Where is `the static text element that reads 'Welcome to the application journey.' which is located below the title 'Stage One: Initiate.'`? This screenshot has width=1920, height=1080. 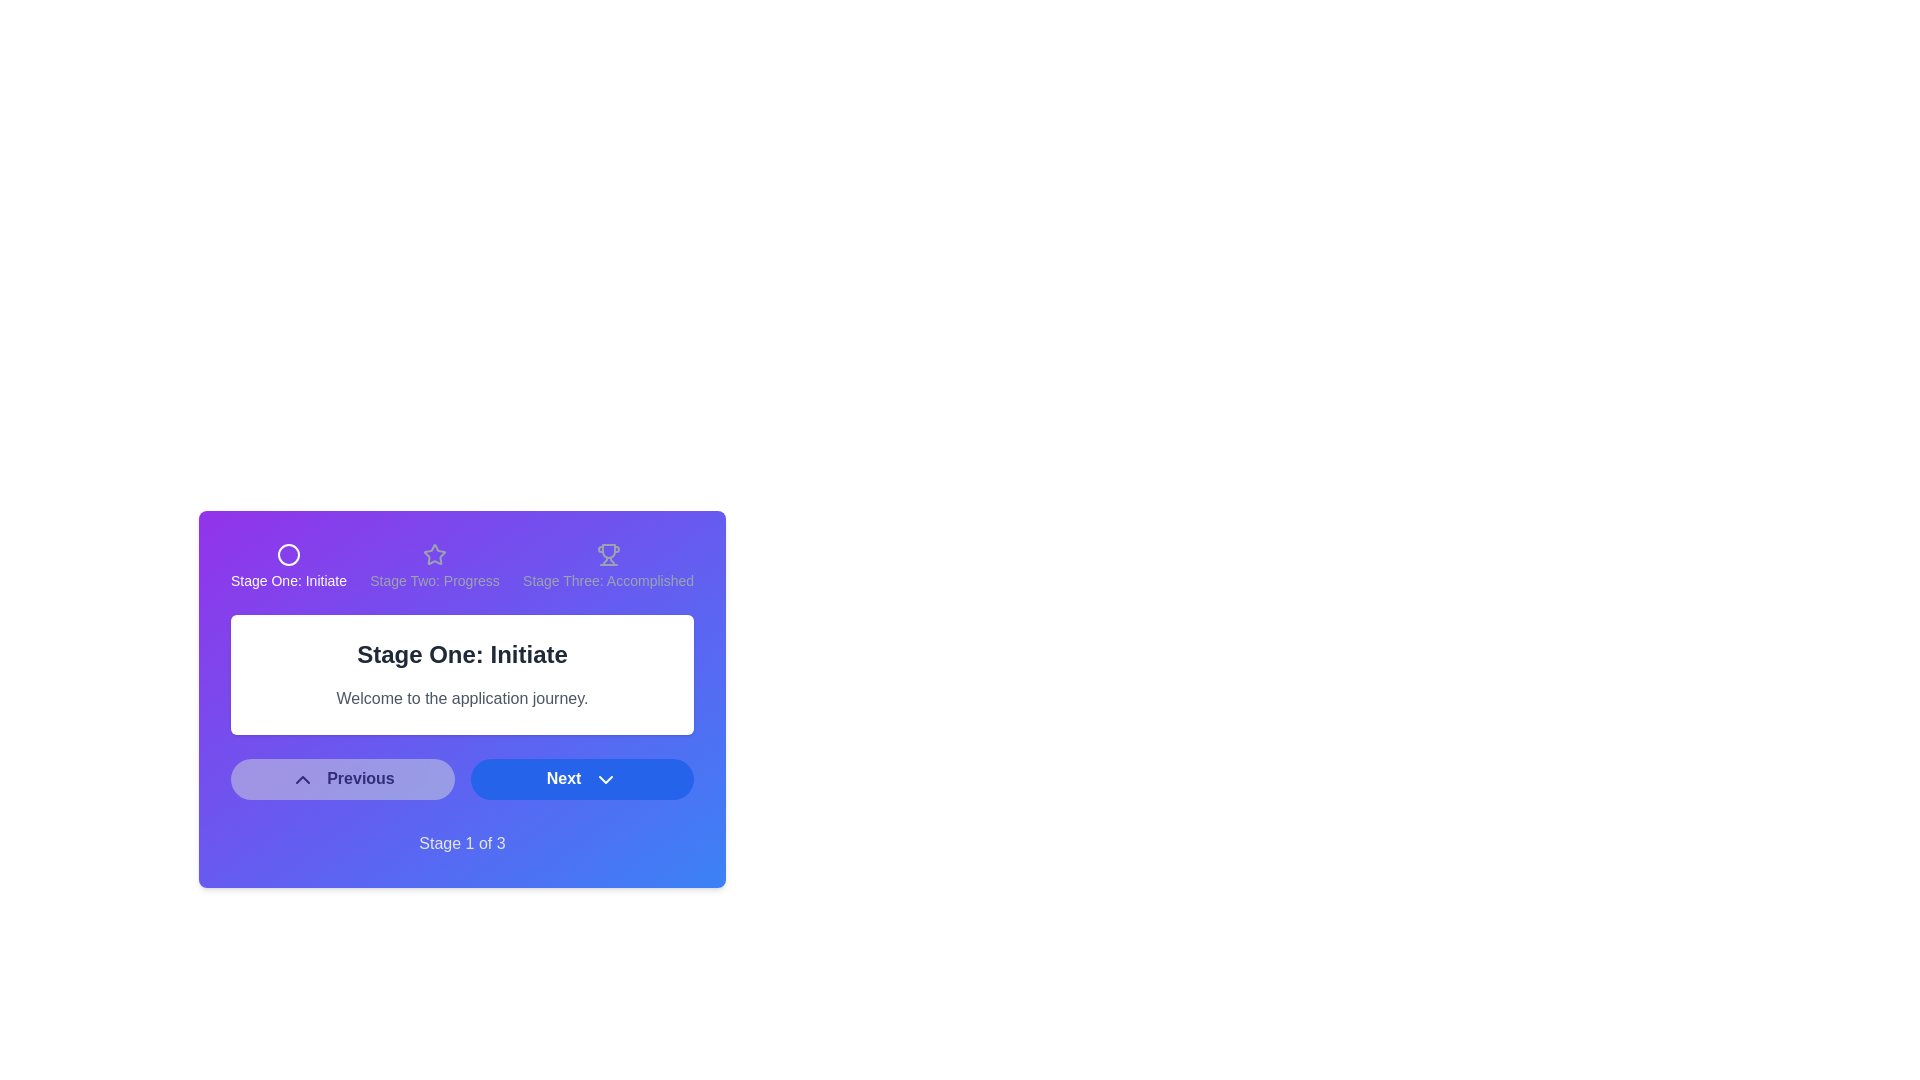
the static text element that reads 'Welcome to the application journey.' which is located below the title 'Stage One: Initiate.' is located at coordinates (461, 697).